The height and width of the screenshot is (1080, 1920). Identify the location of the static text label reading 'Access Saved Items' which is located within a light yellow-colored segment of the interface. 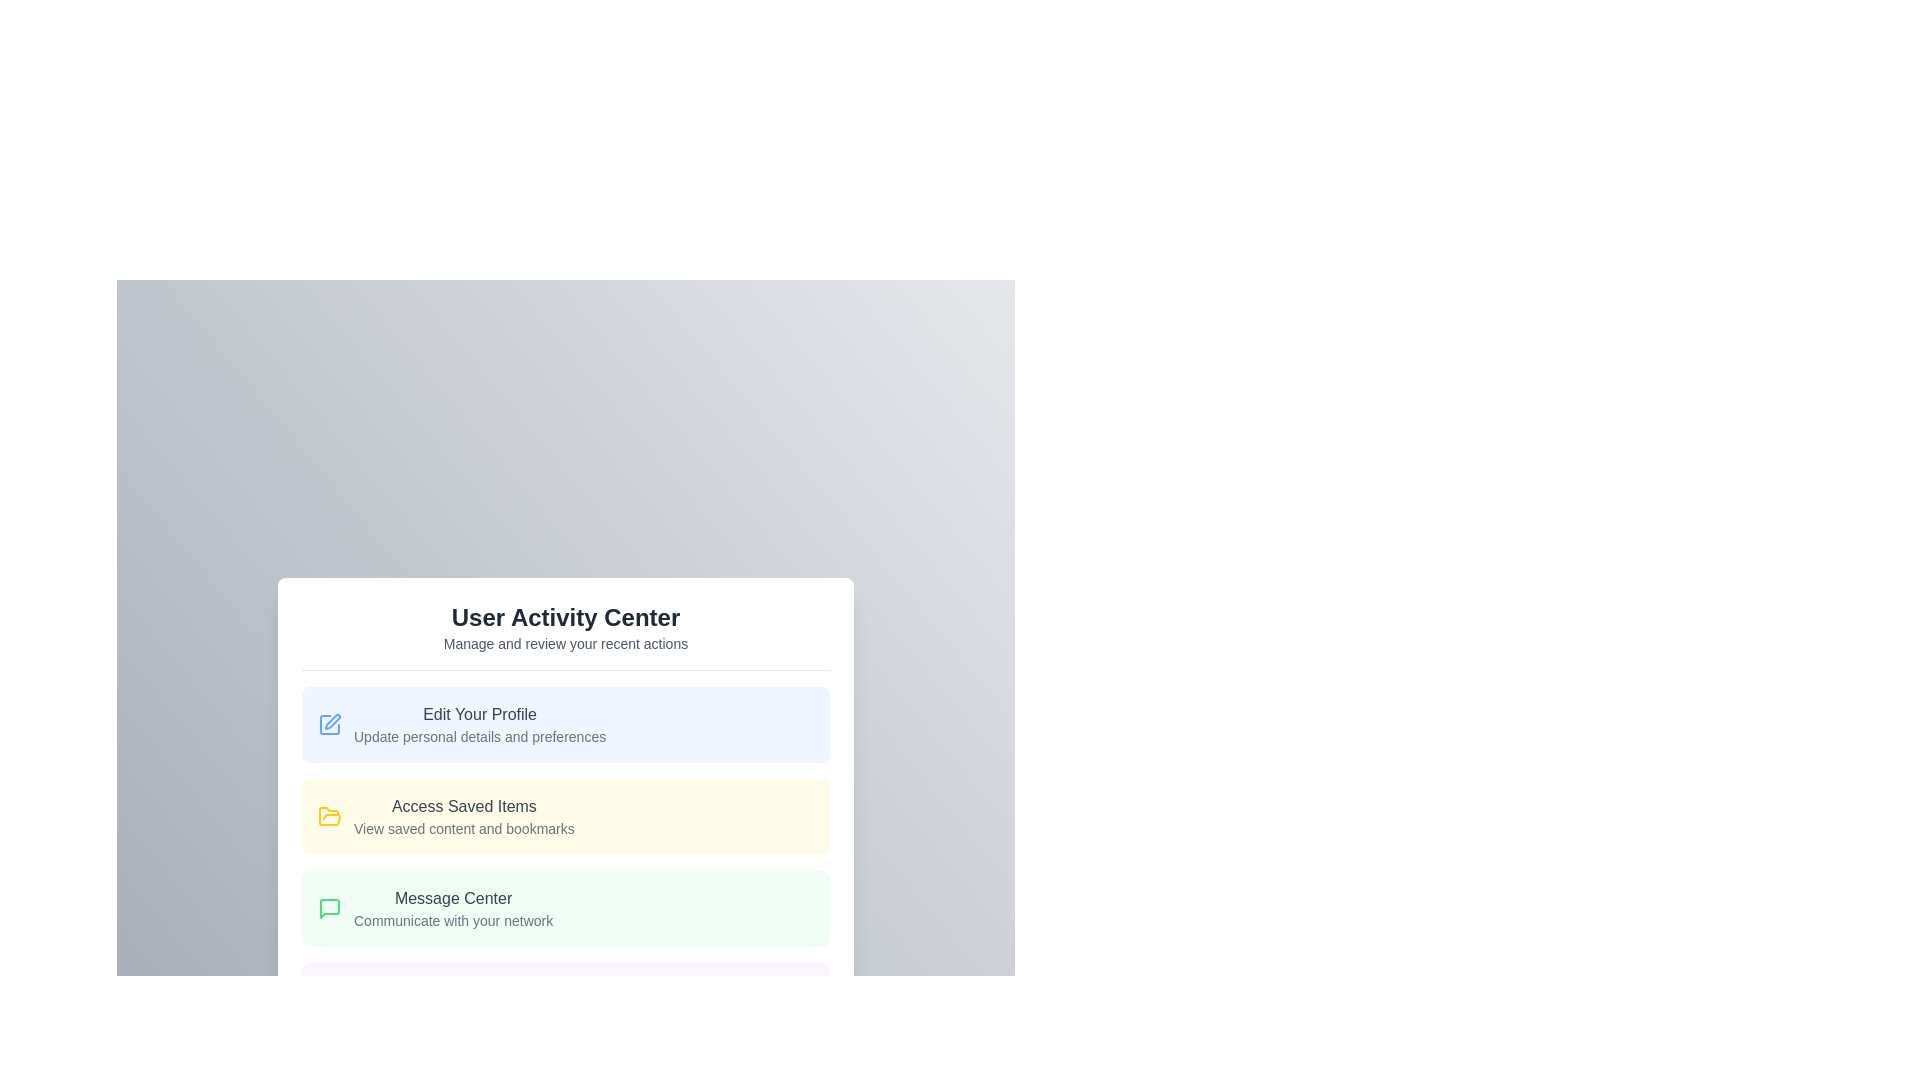
(463, 805).